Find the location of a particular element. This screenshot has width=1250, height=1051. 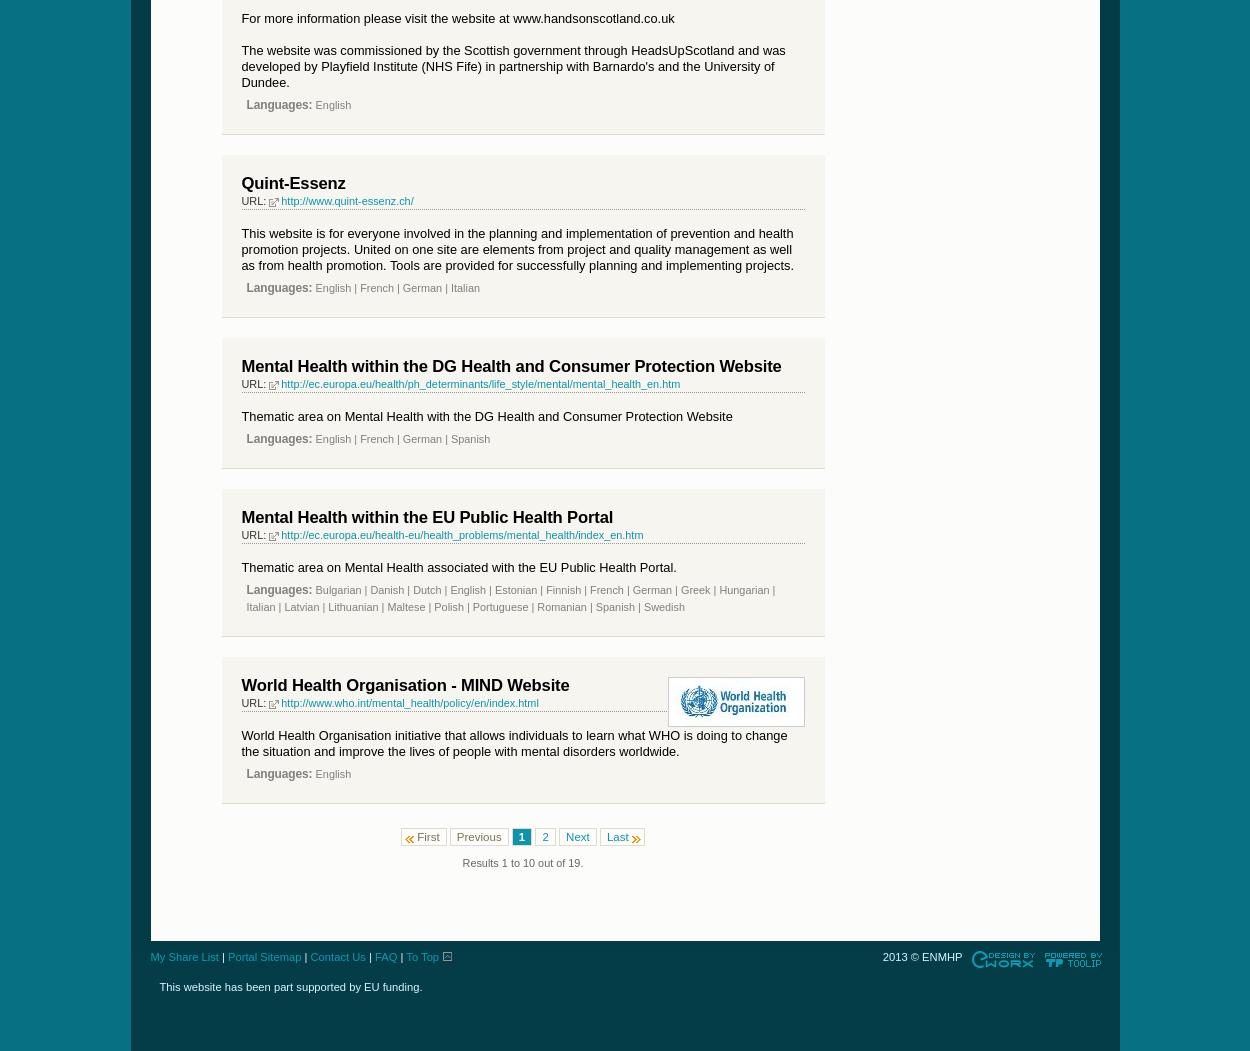

'Next' is located at coordinates (565, 835).